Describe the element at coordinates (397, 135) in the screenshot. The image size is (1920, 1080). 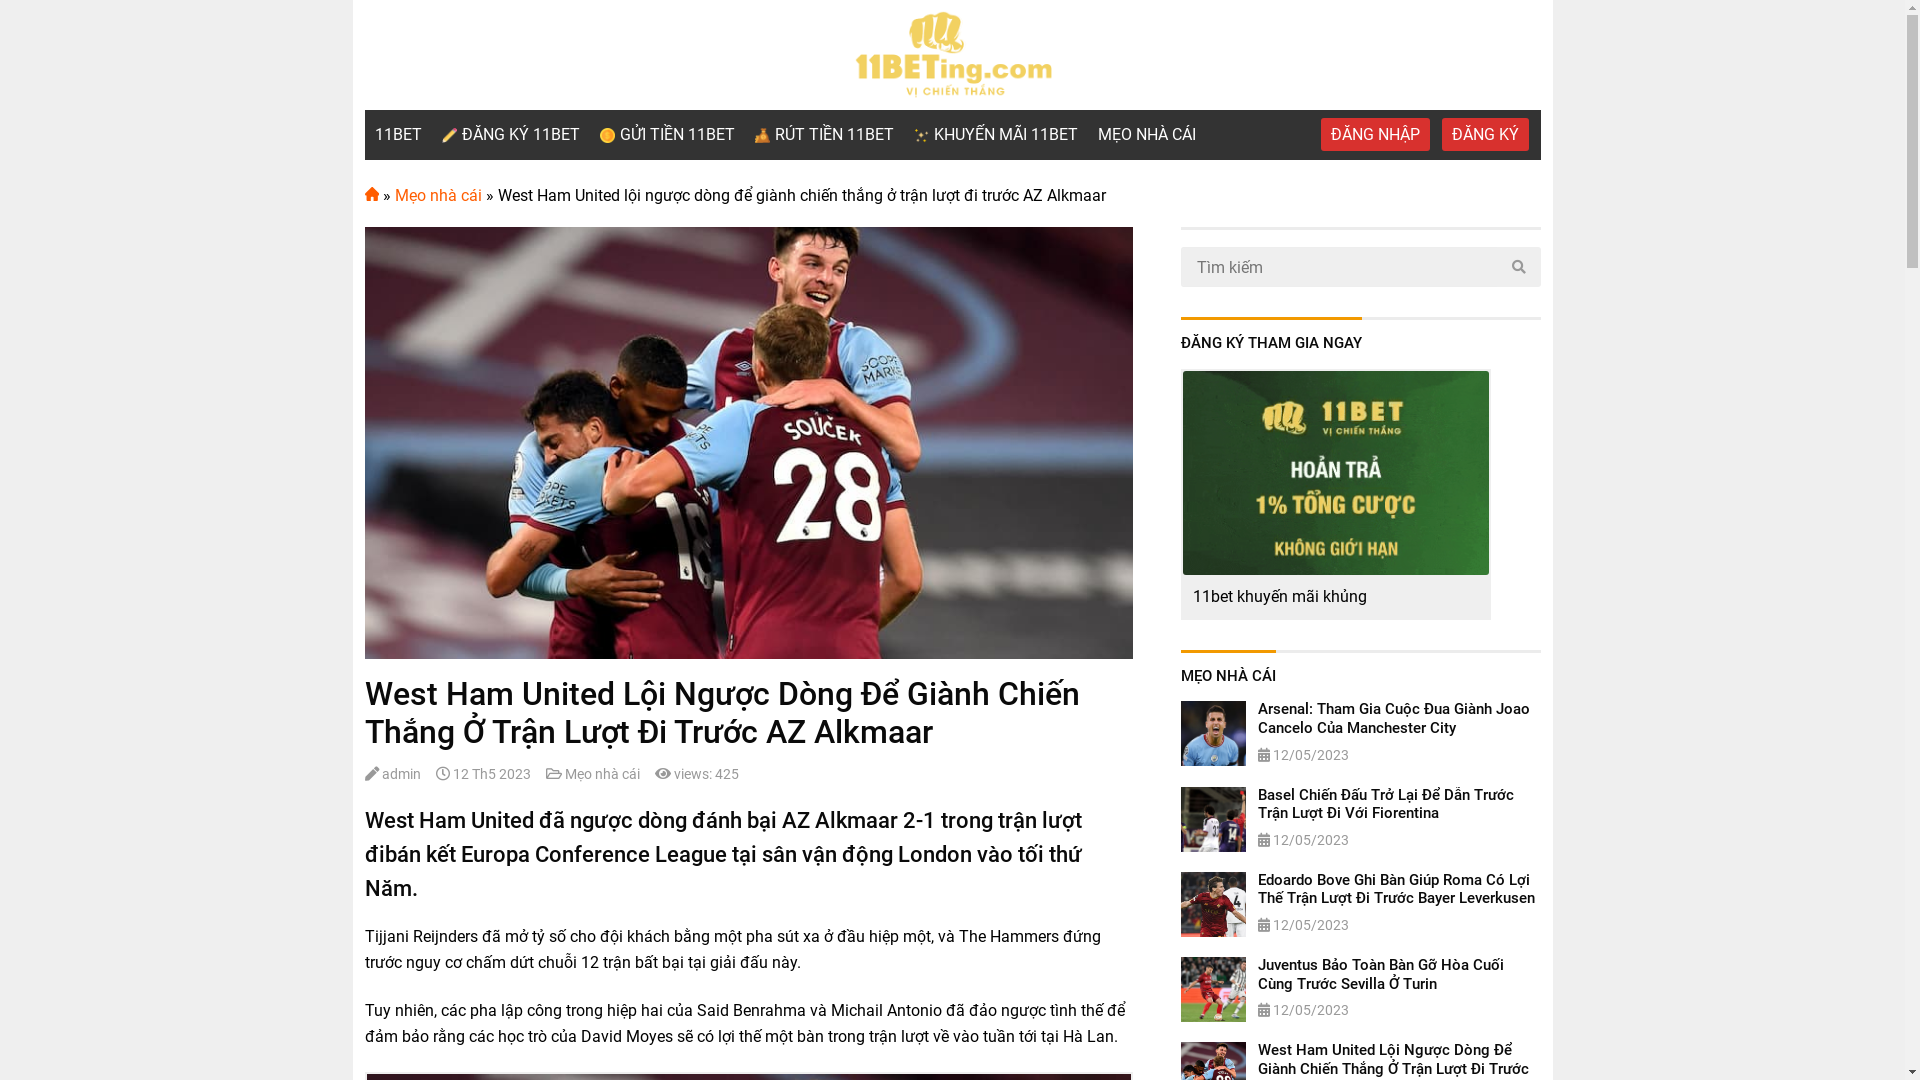
I see `'11BET'` at that location.